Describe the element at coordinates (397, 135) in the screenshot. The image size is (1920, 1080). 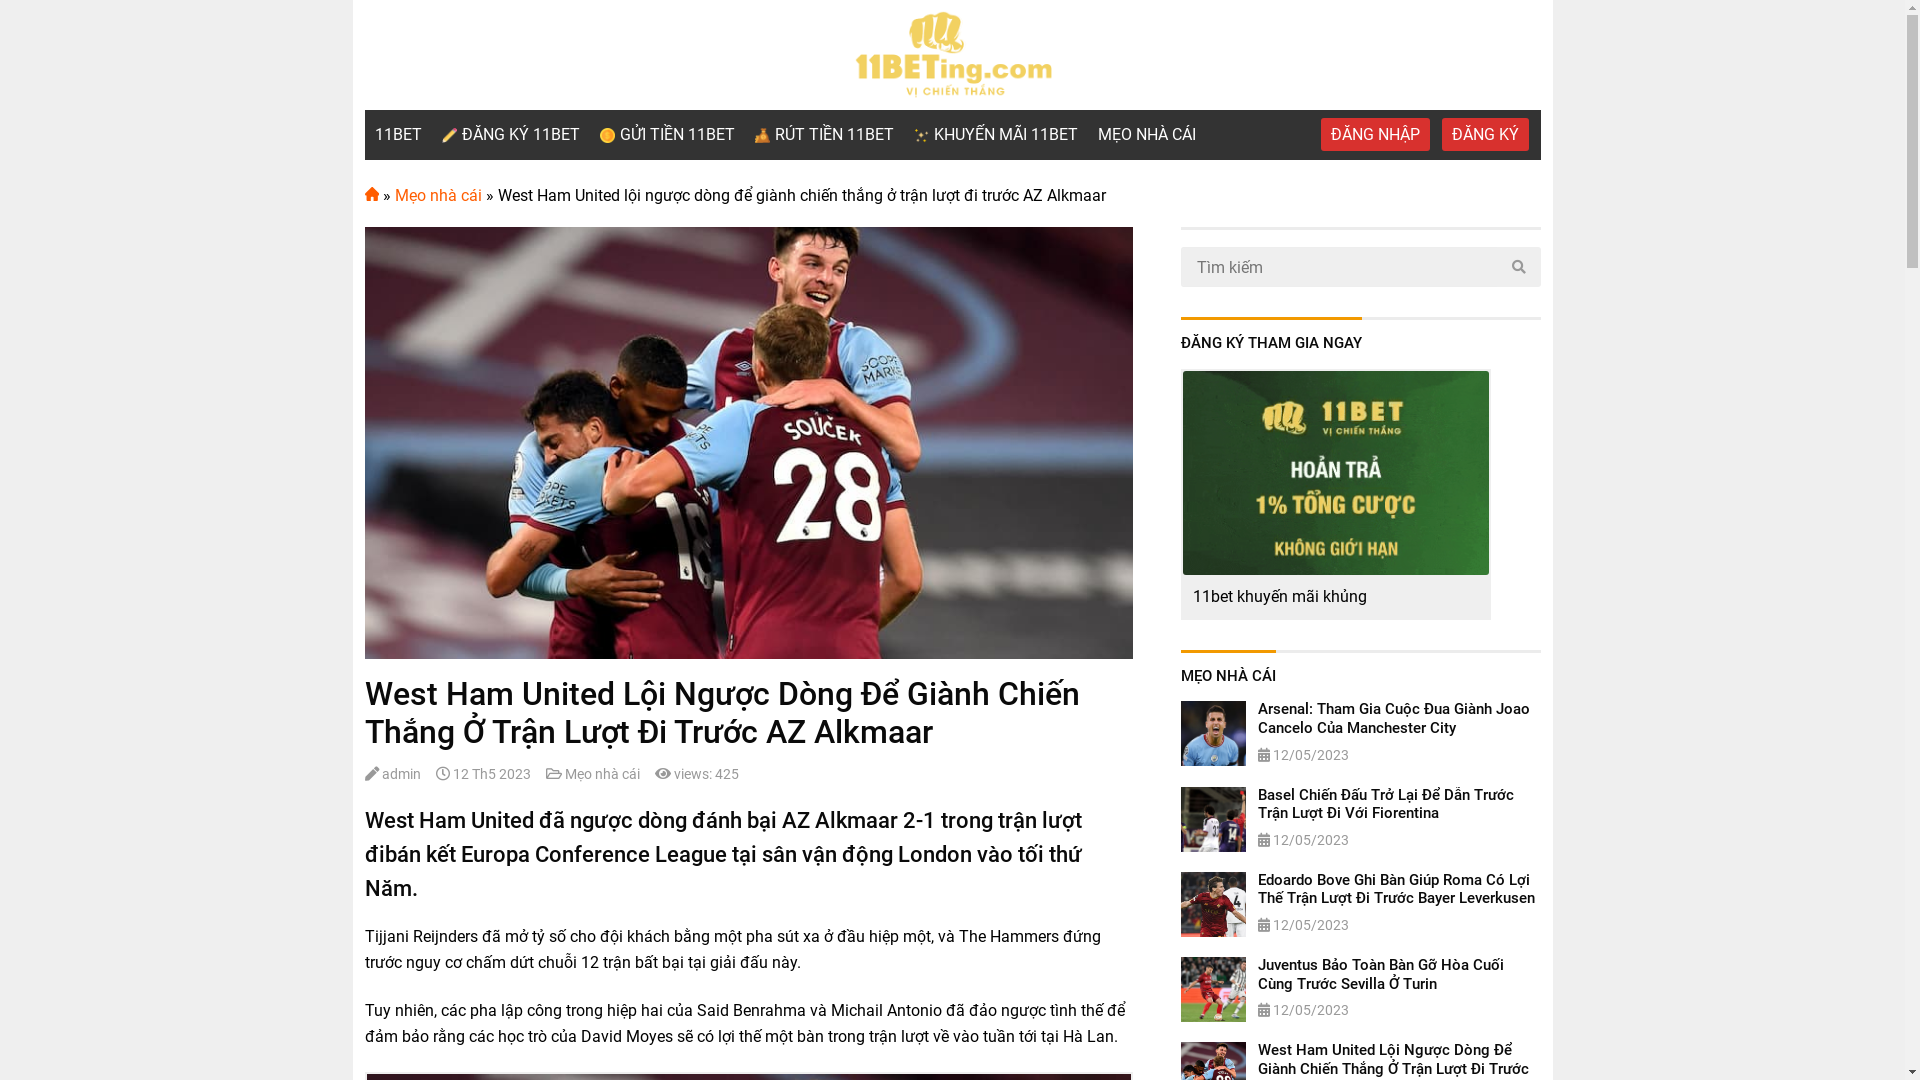
I see `'11BET'` at that location.